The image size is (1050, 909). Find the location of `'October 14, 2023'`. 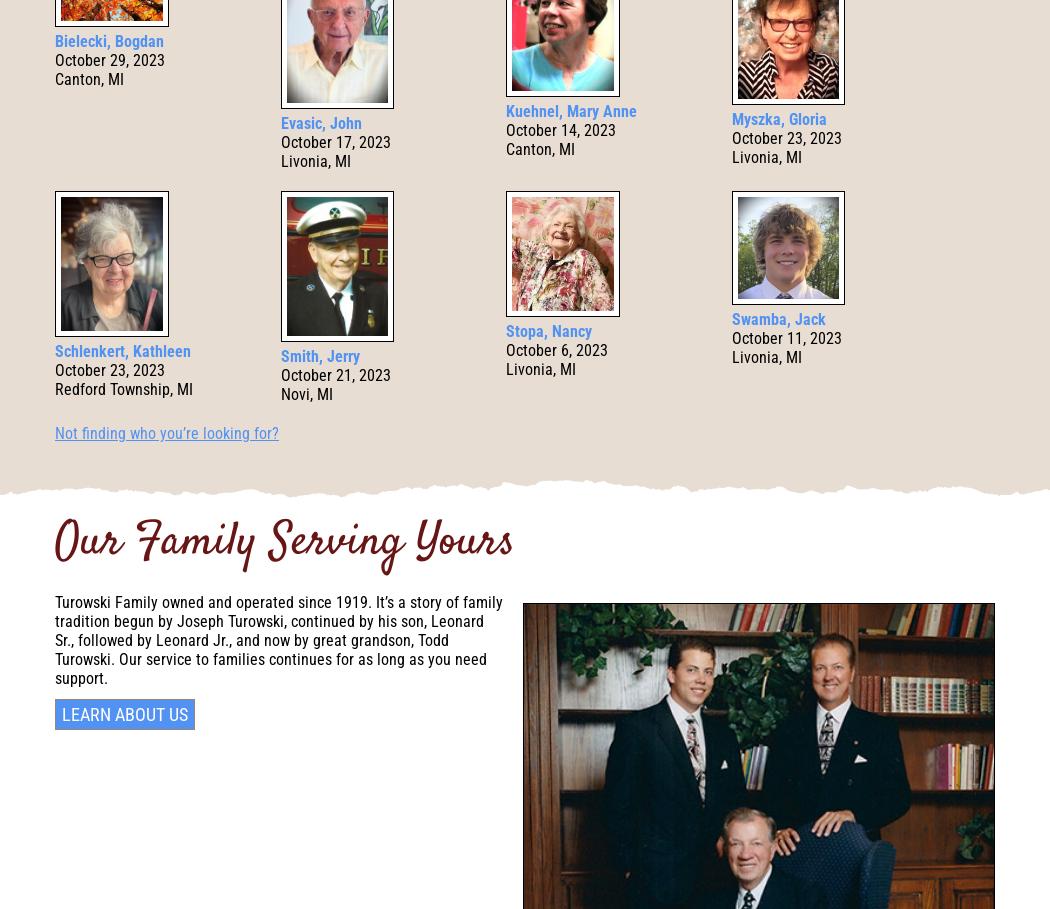

'October 14, 2023' is located at coordinates (561, 130).